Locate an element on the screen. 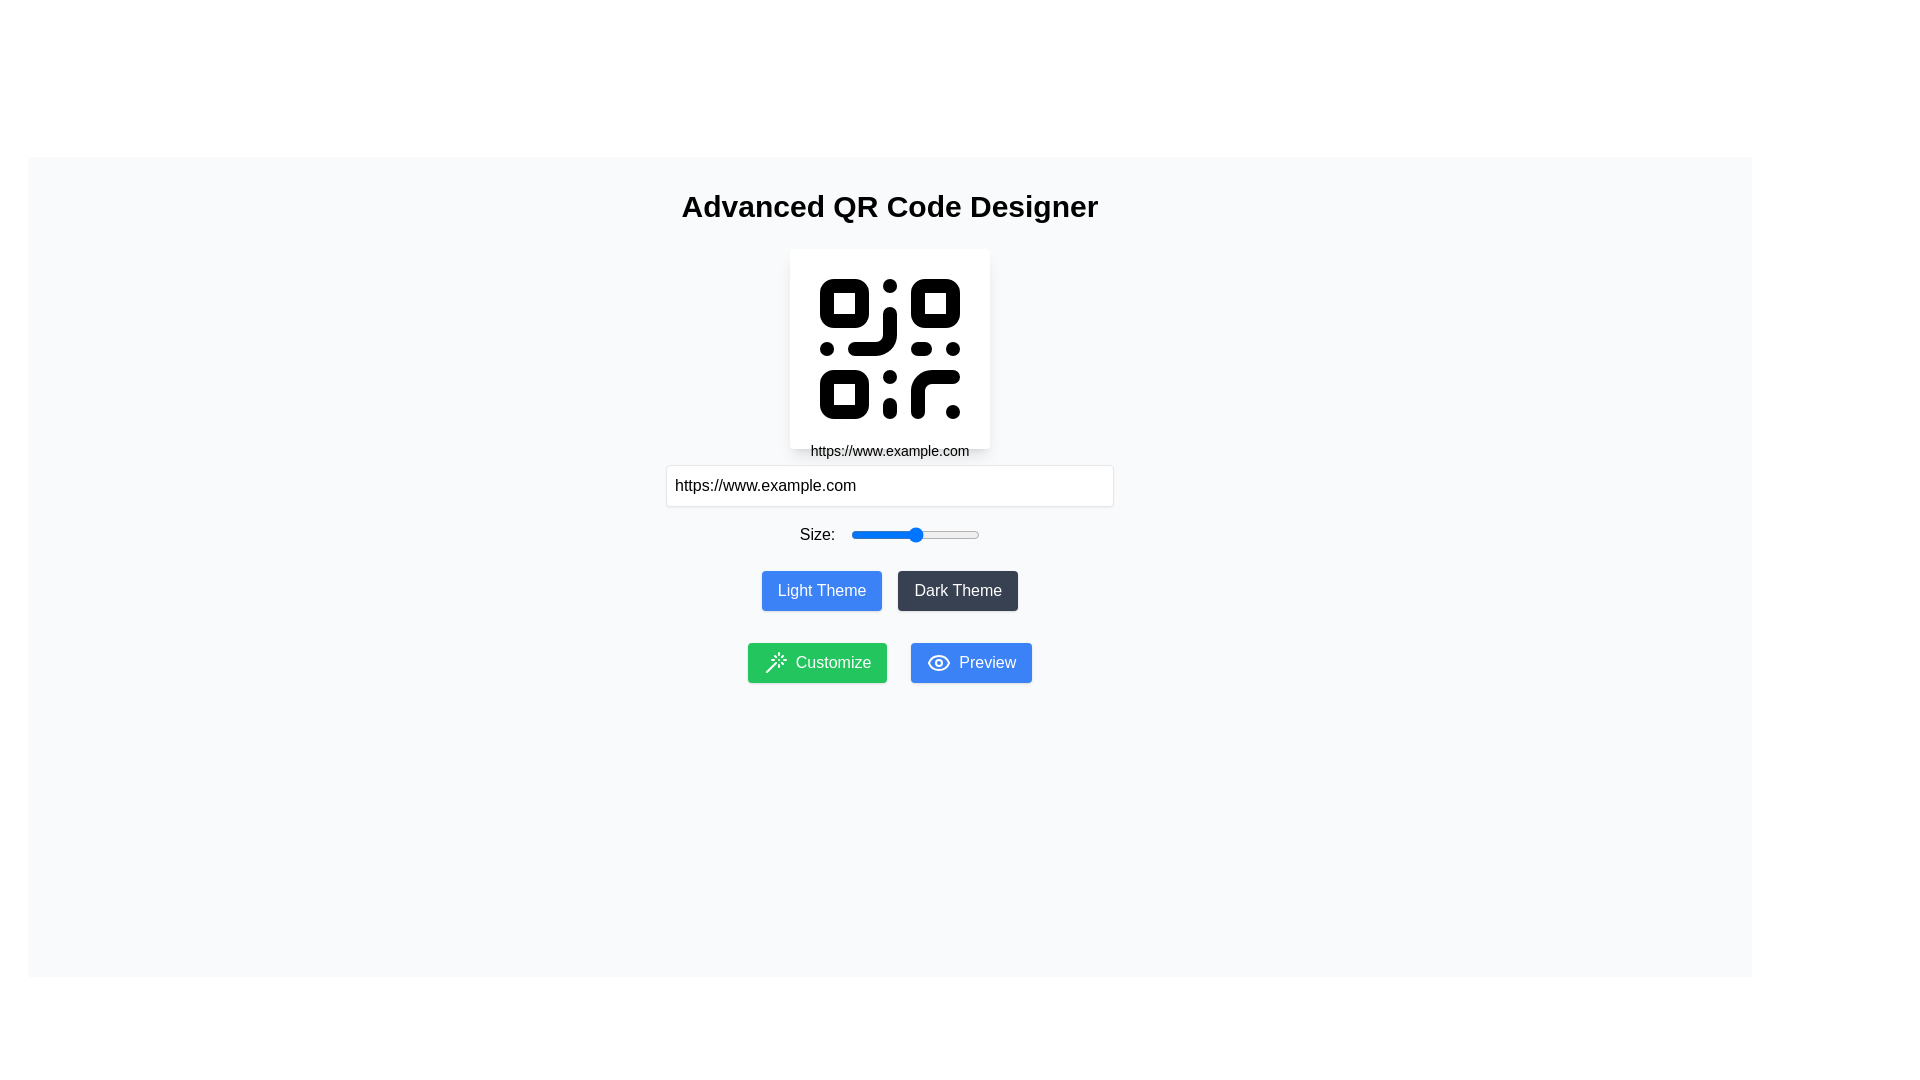 This screenshot has width=1920, height=1080. the 'Dark Theme' button, which is a horizontally rectangular button with rounded corners, styled with a dark gray background and white text, located in the lower-central part of the interface is located at coordinates (957, 589).